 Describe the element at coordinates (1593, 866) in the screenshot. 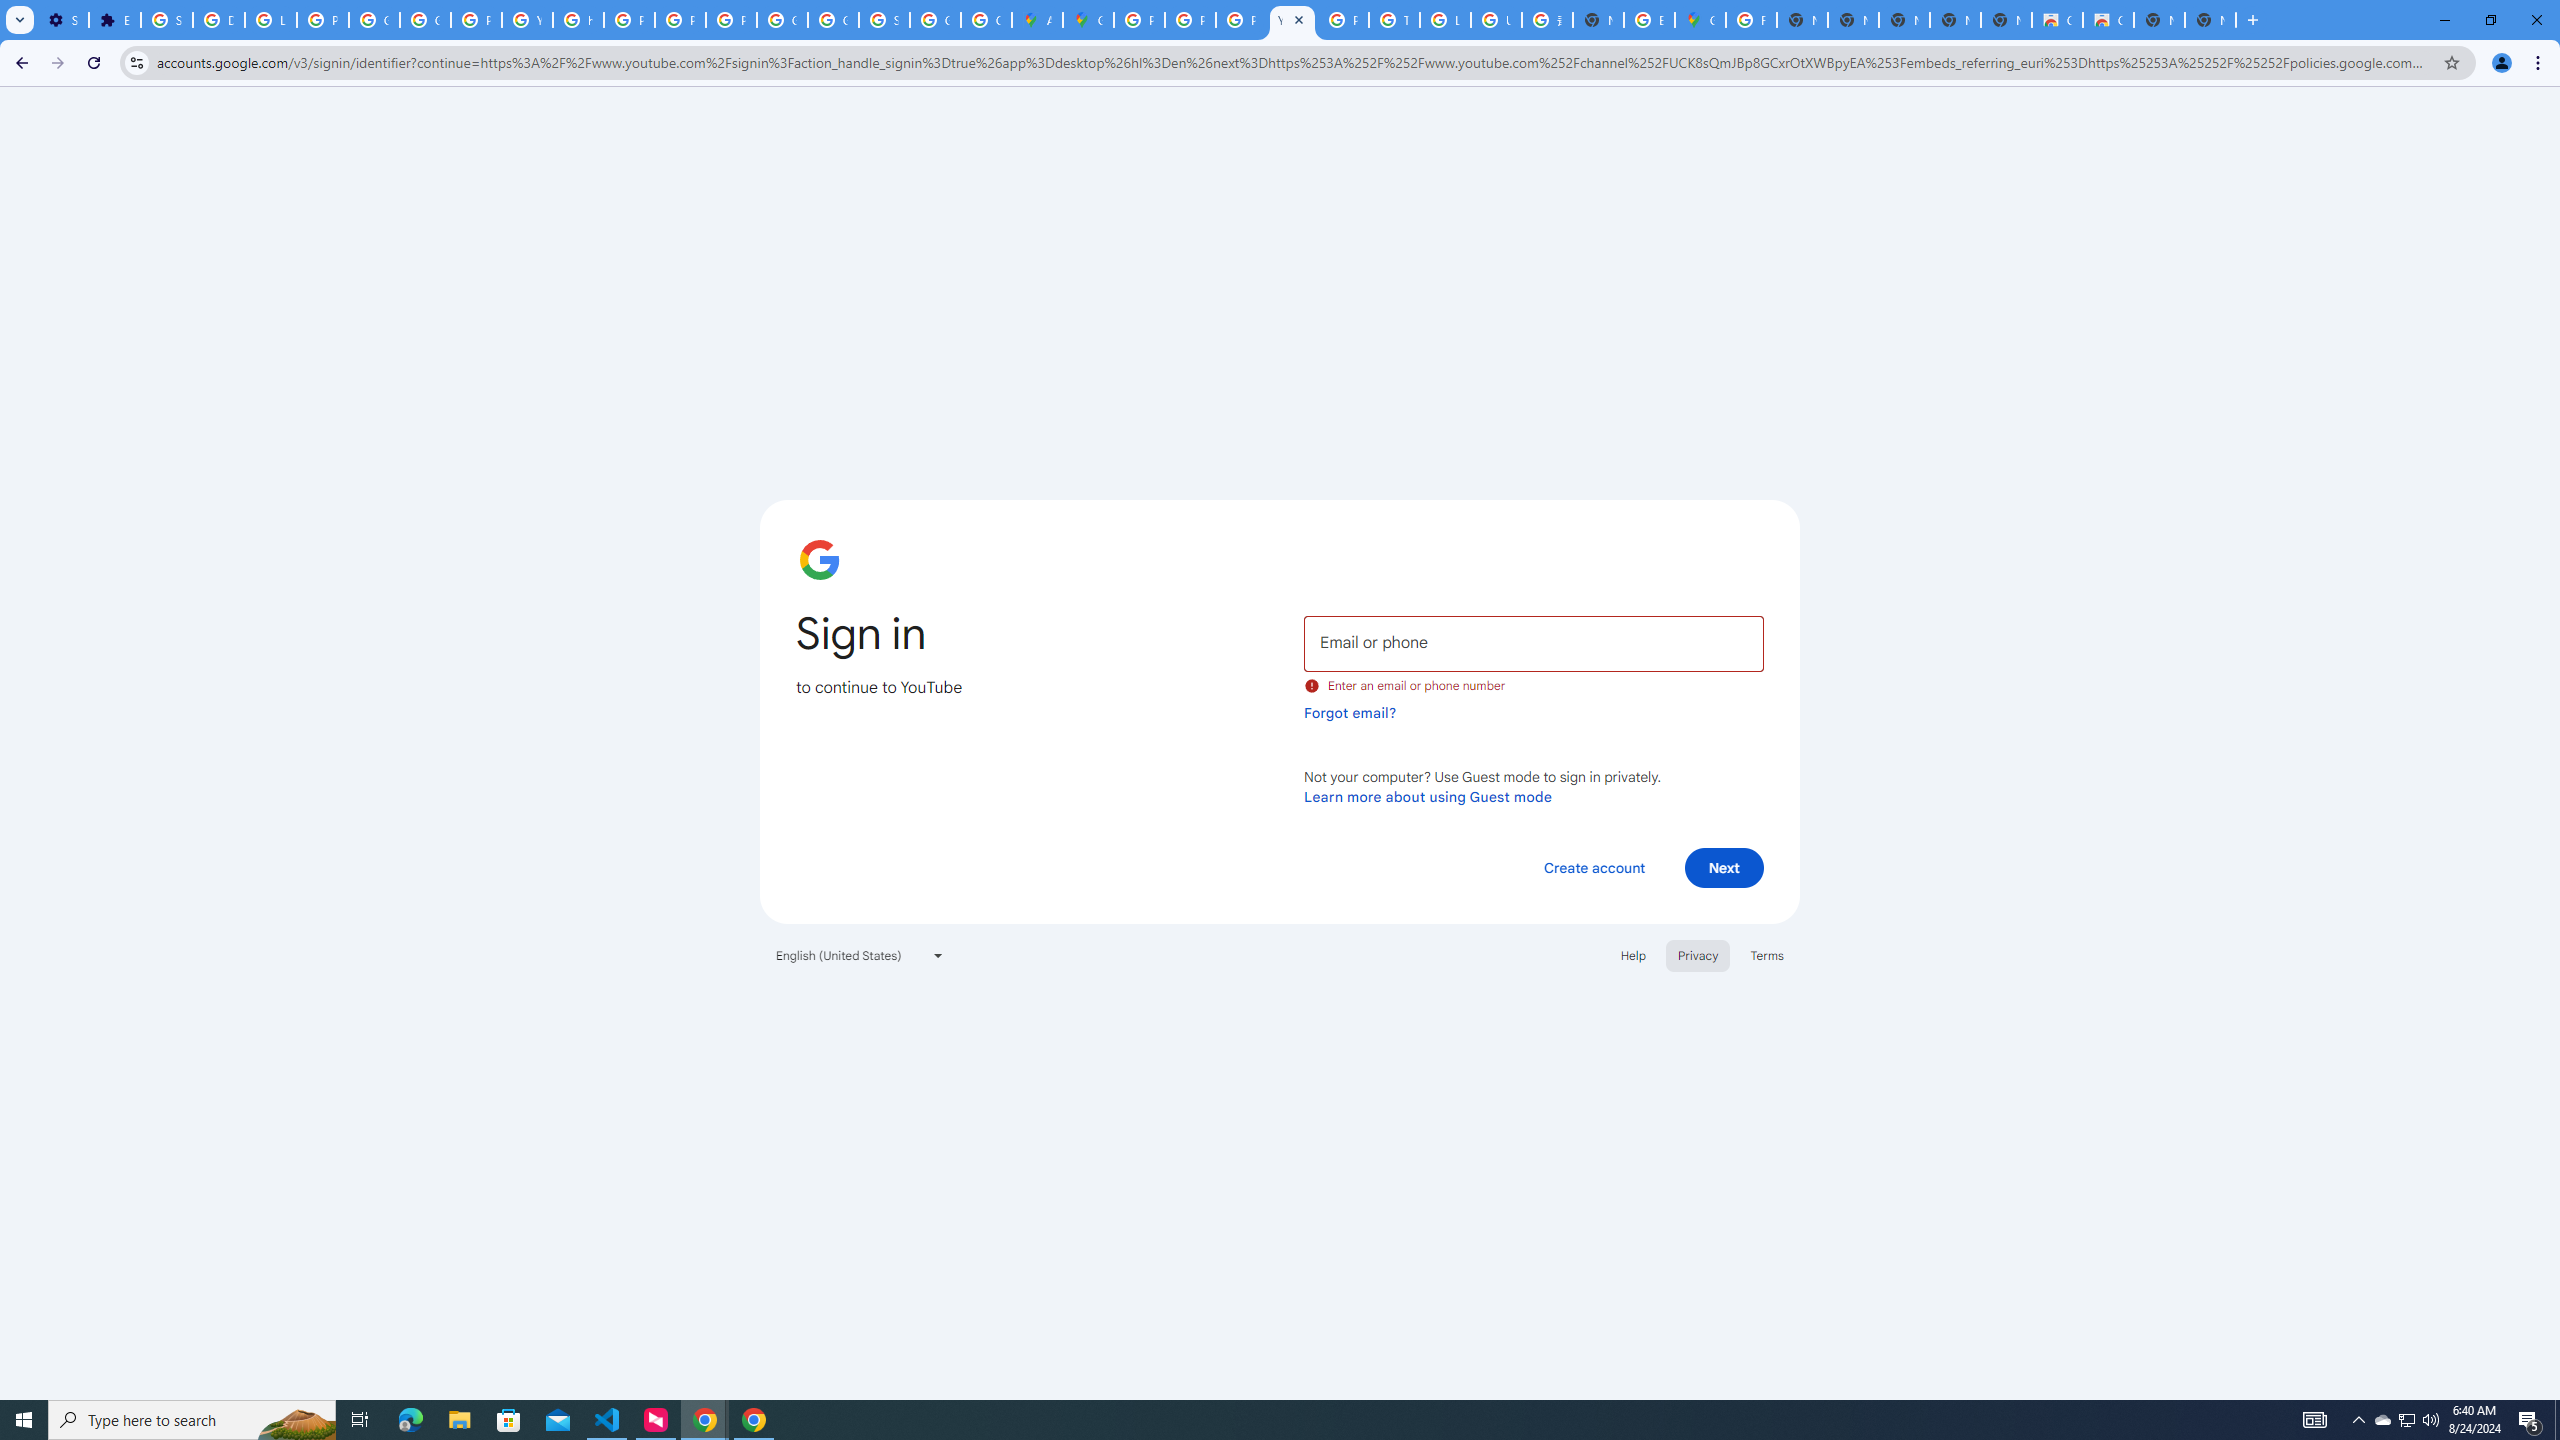

I see `'Create account'` at that location.